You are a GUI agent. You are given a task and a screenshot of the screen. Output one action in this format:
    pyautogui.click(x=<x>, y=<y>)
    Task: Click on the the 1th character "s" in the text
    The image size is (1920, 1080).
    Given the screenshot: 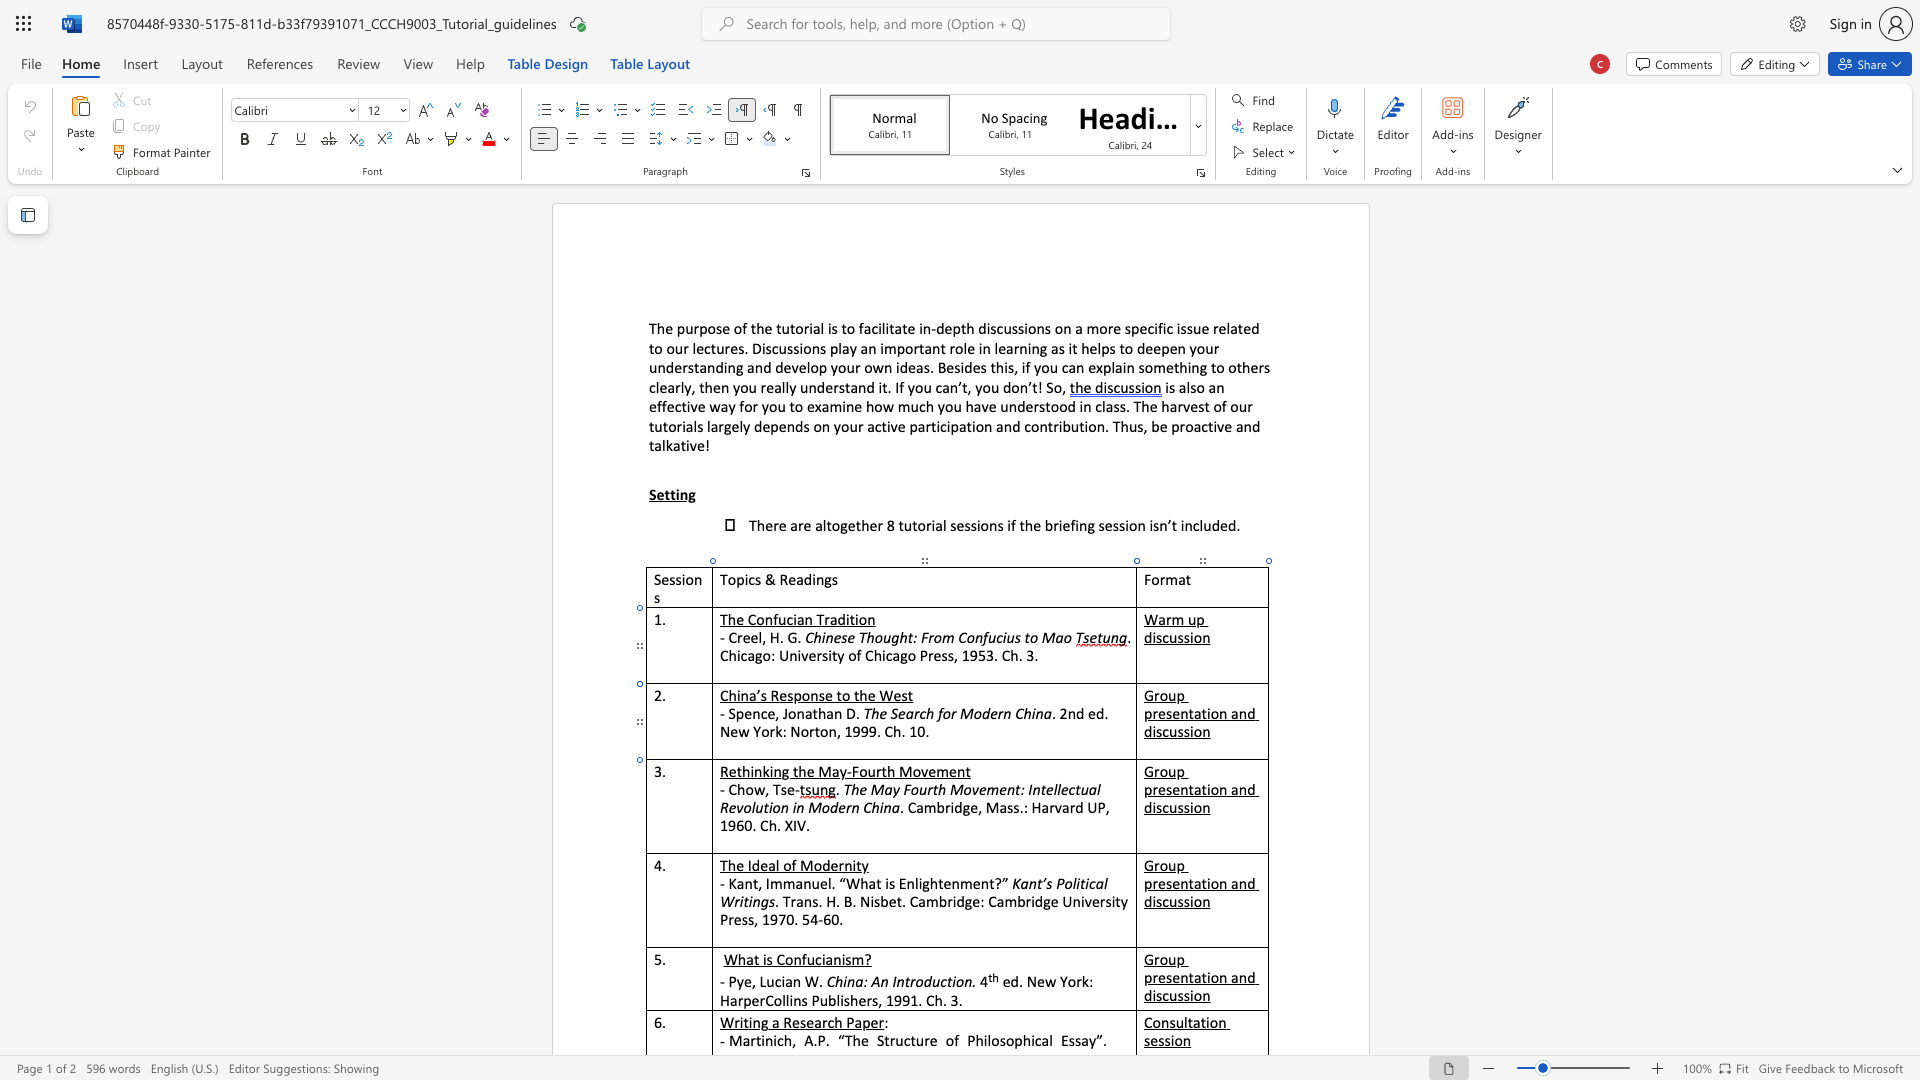 What is the action you would take?
    pyautogui.click(x=1169, y=712)
    